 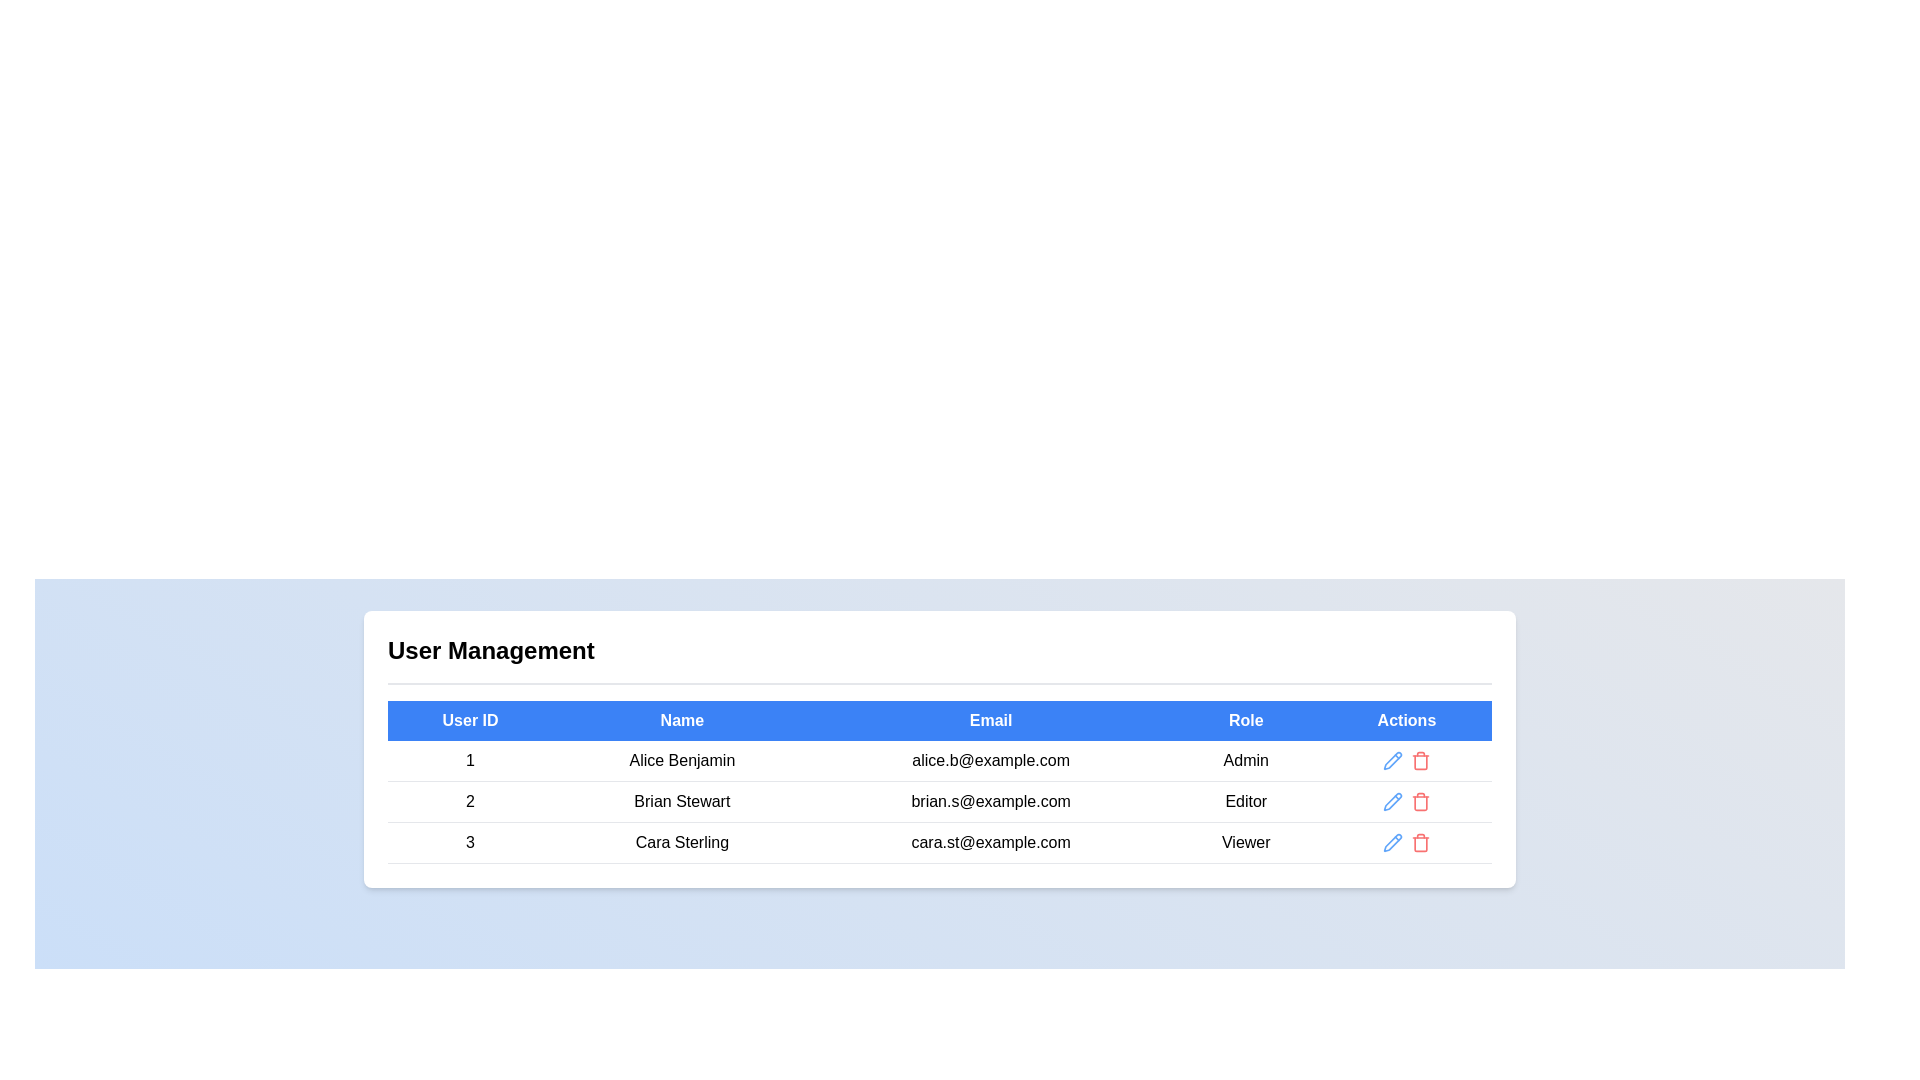 What do you see at coordinates (1419, 760) in the screenshot?
I see `the delete button located in the last column of the first row under the 'Actions' header, which is the second button in the group` at bounding box center [1419, 760].